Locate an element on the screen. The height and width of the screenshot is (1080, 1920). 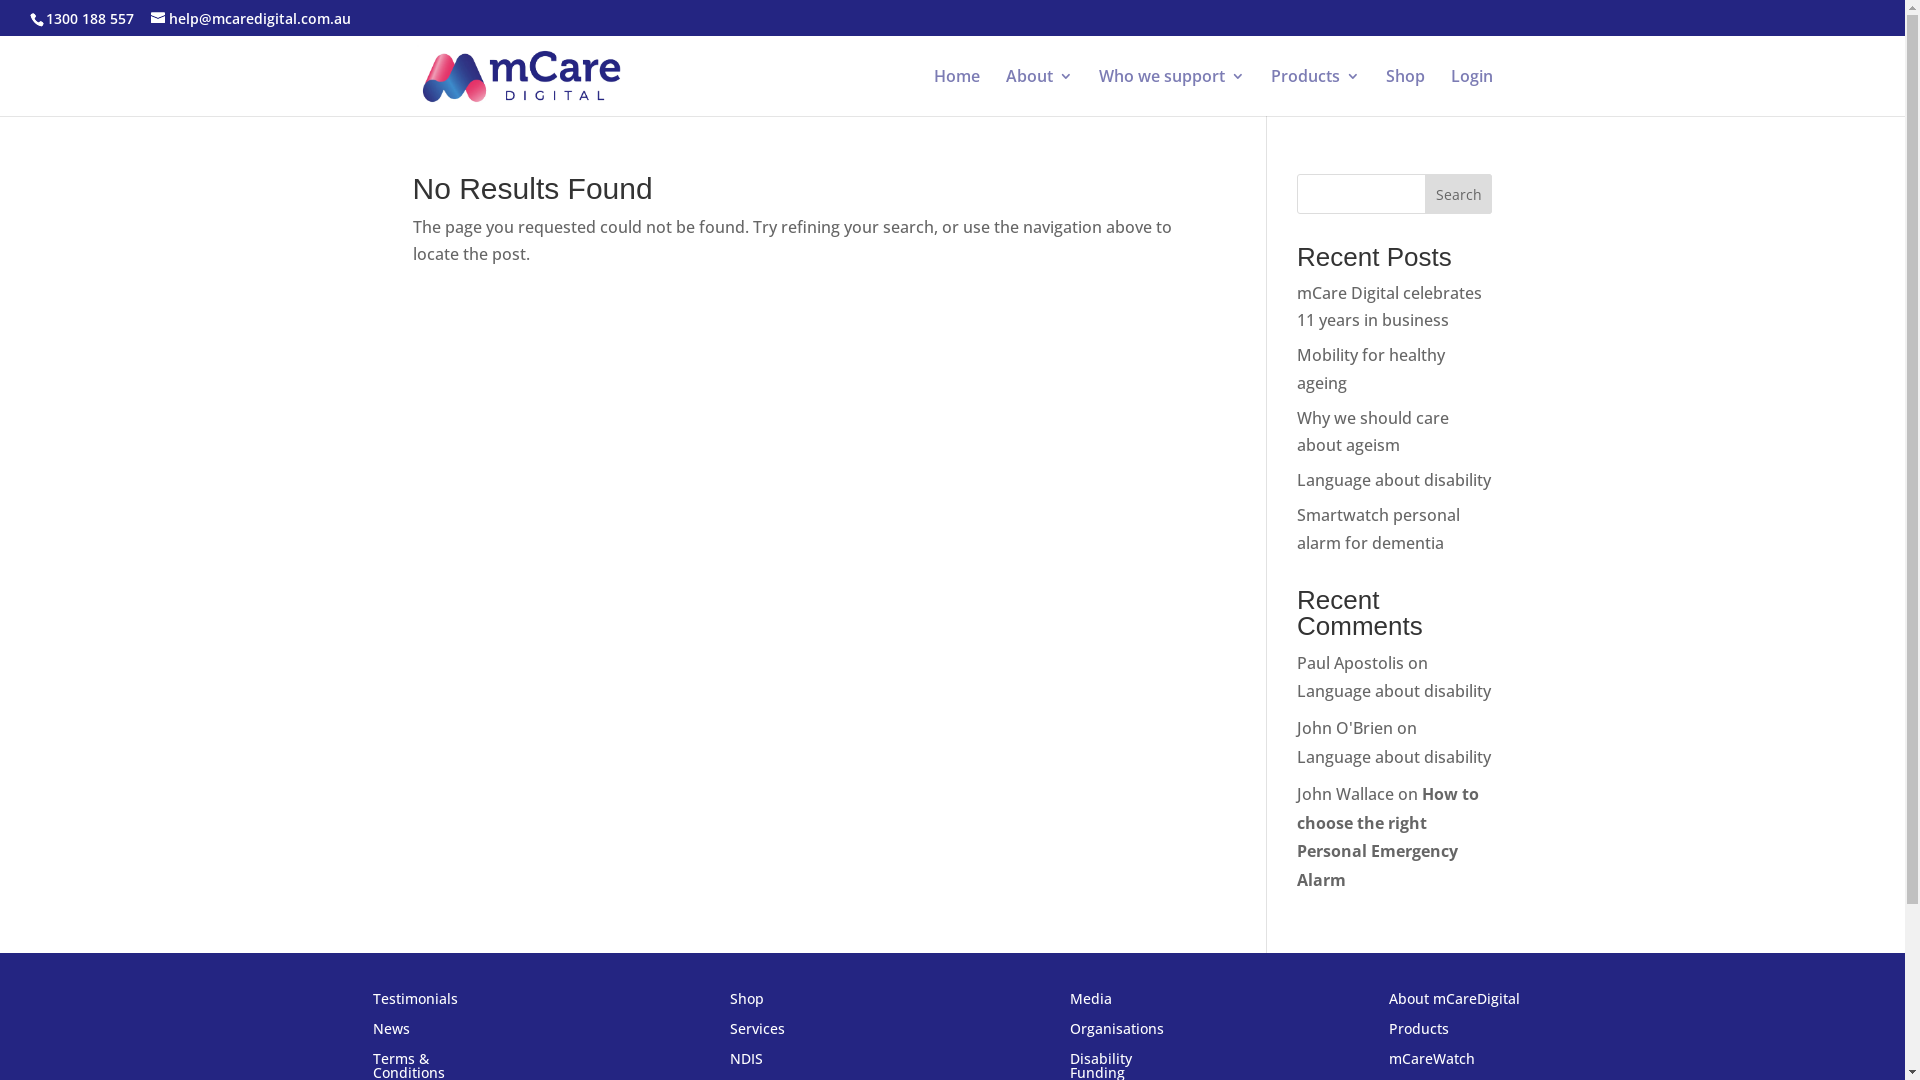
'About' is located at coordinates (1039, 92).